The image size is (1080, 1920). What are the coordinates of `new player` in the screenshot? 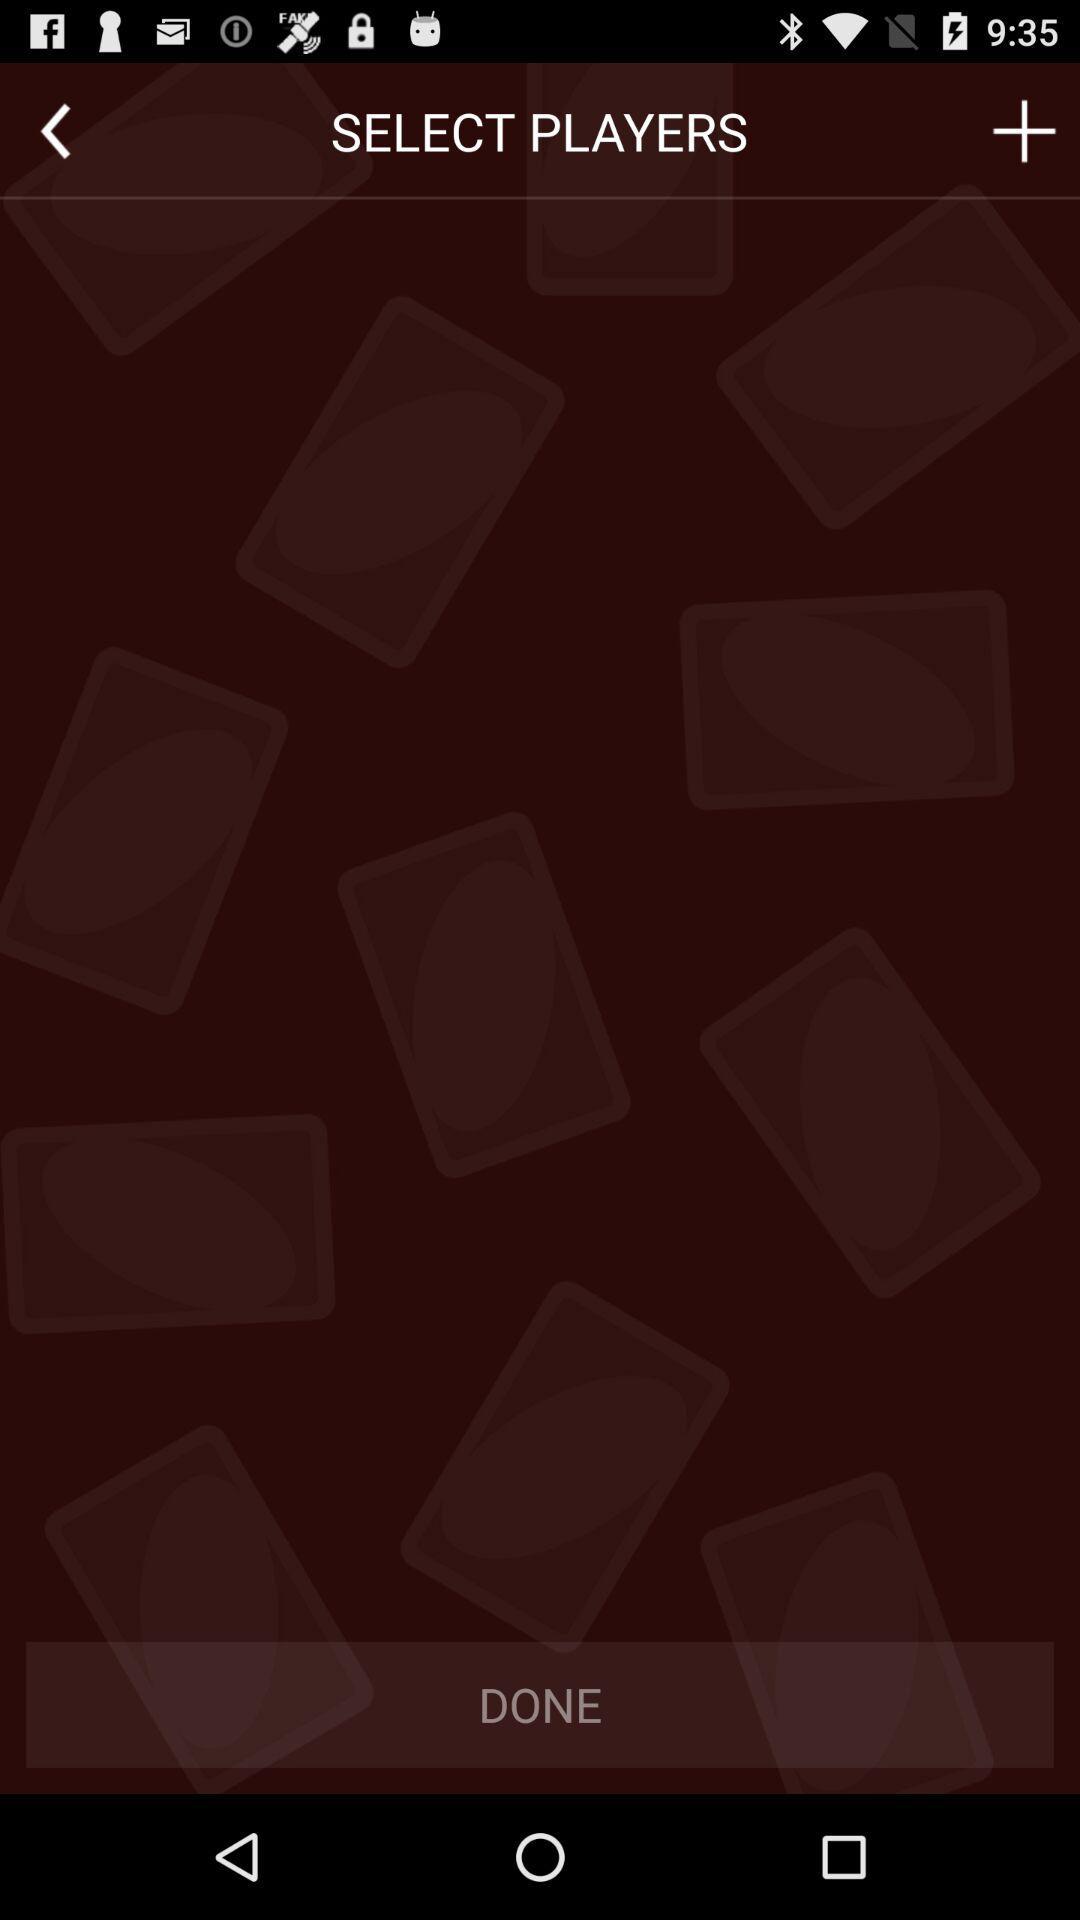 It's located at (1024, 130).